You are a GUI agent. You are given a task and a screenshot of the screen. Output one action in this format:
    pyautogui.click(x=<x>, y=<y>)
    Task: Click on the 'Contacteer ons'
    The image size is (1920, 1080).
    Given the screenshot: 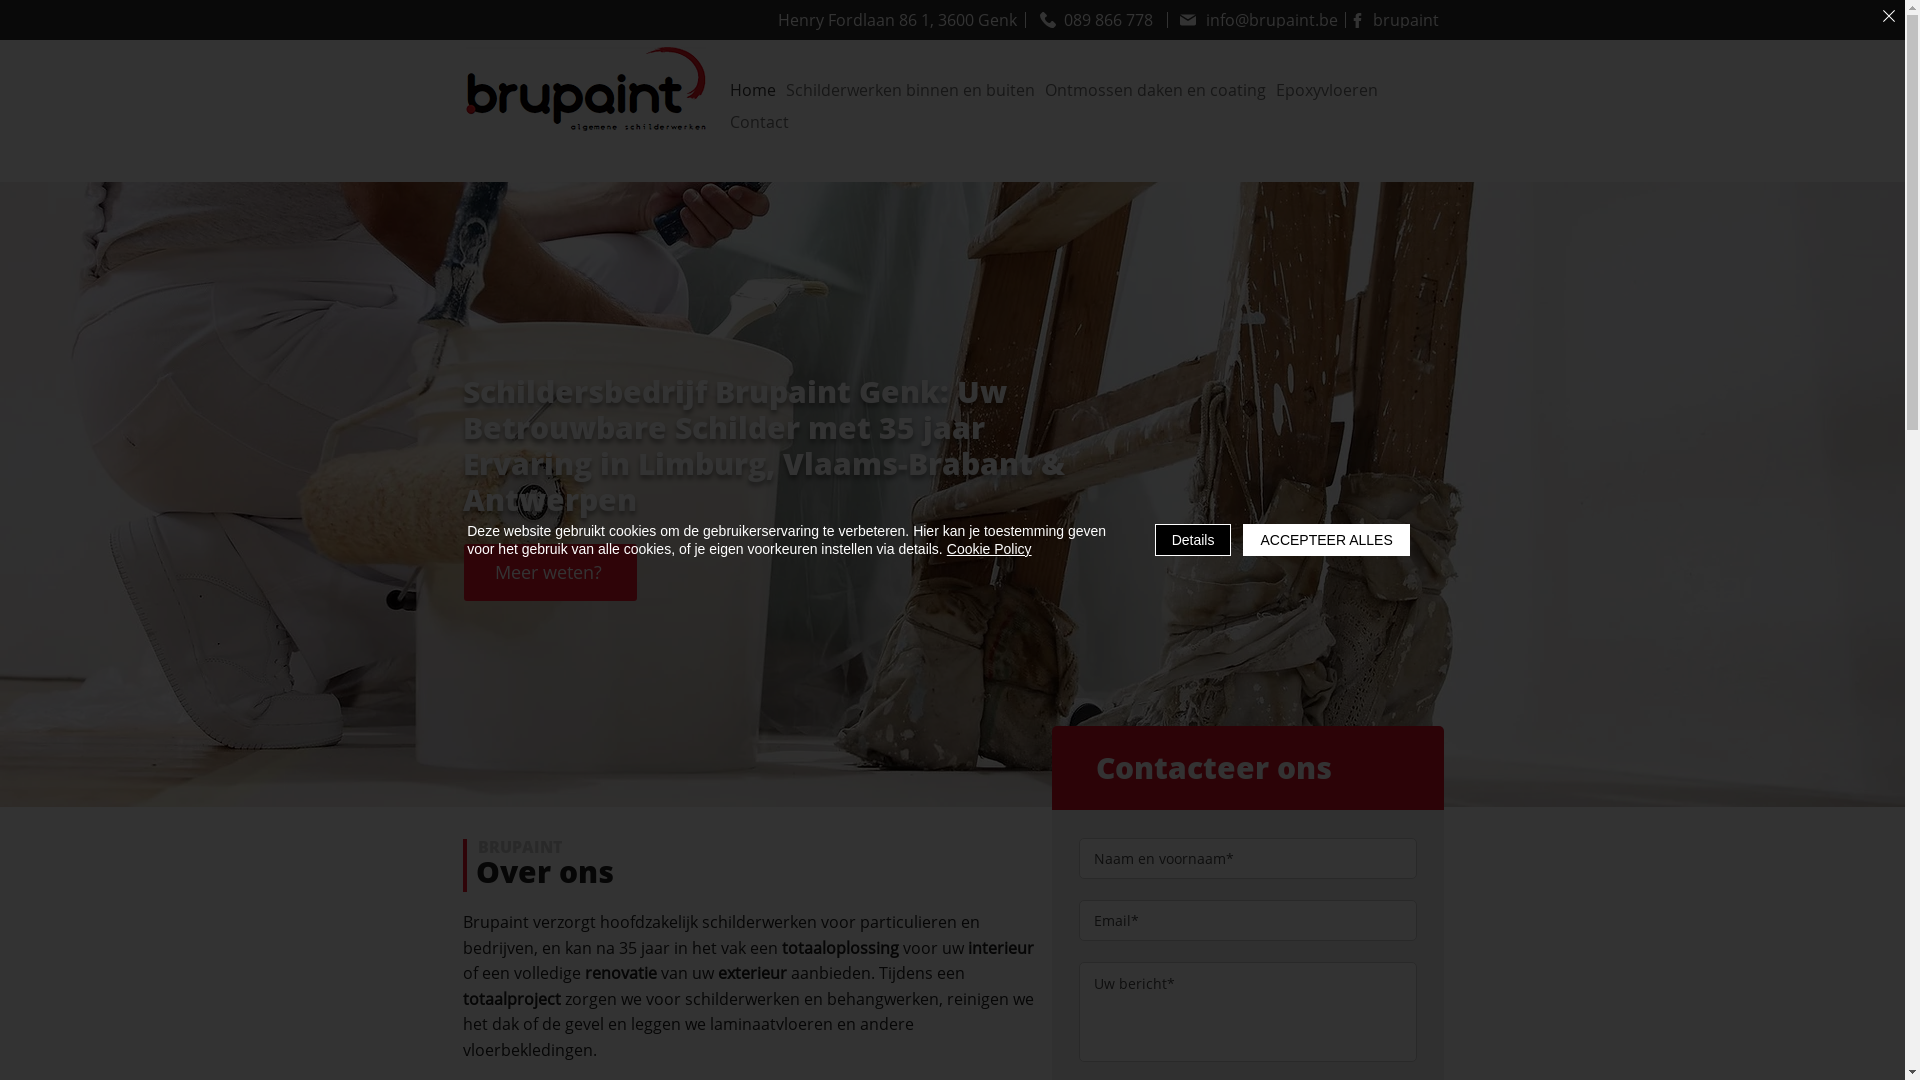 What is the action you would take?
    pyautogui.click(x=1213, y=766)
    